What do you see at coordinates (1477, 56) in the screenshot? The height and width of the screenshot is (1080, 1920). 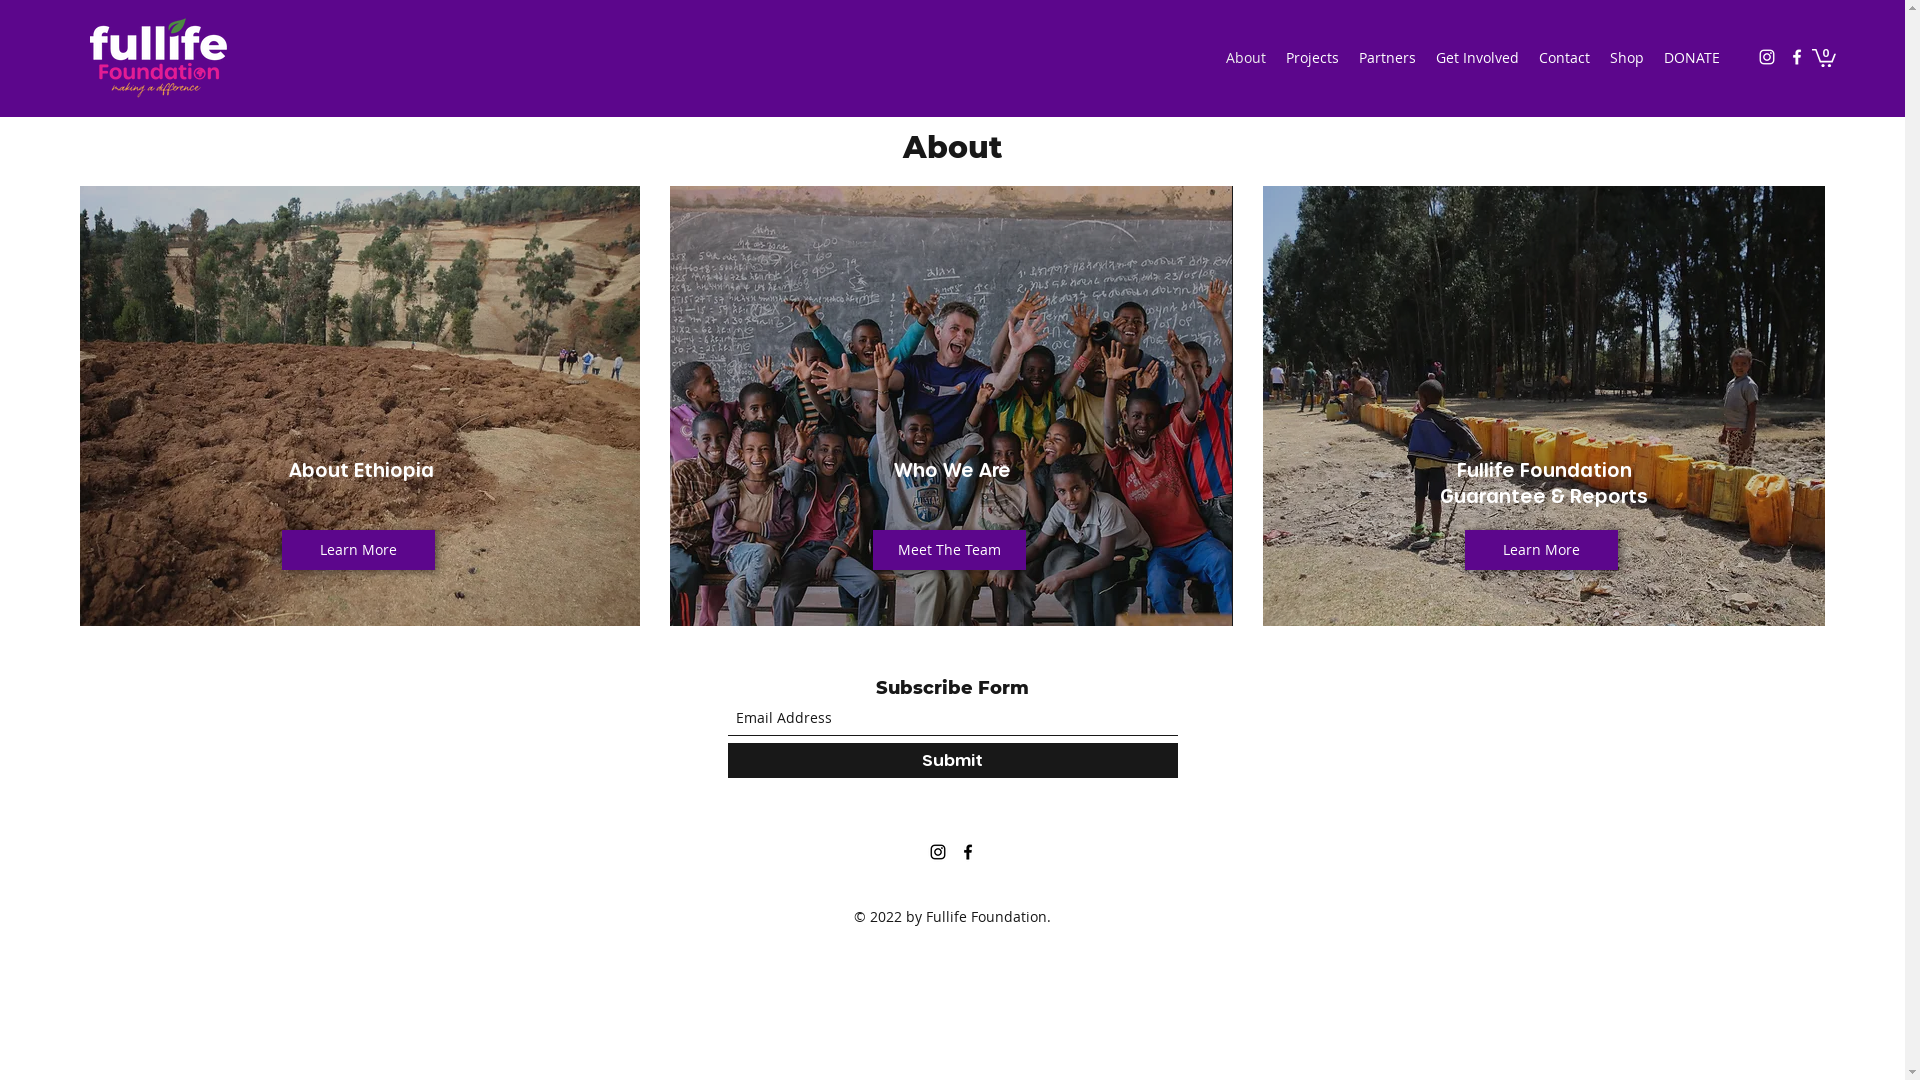 I see `'Get Involved'` at bounding box center [1477, 56].